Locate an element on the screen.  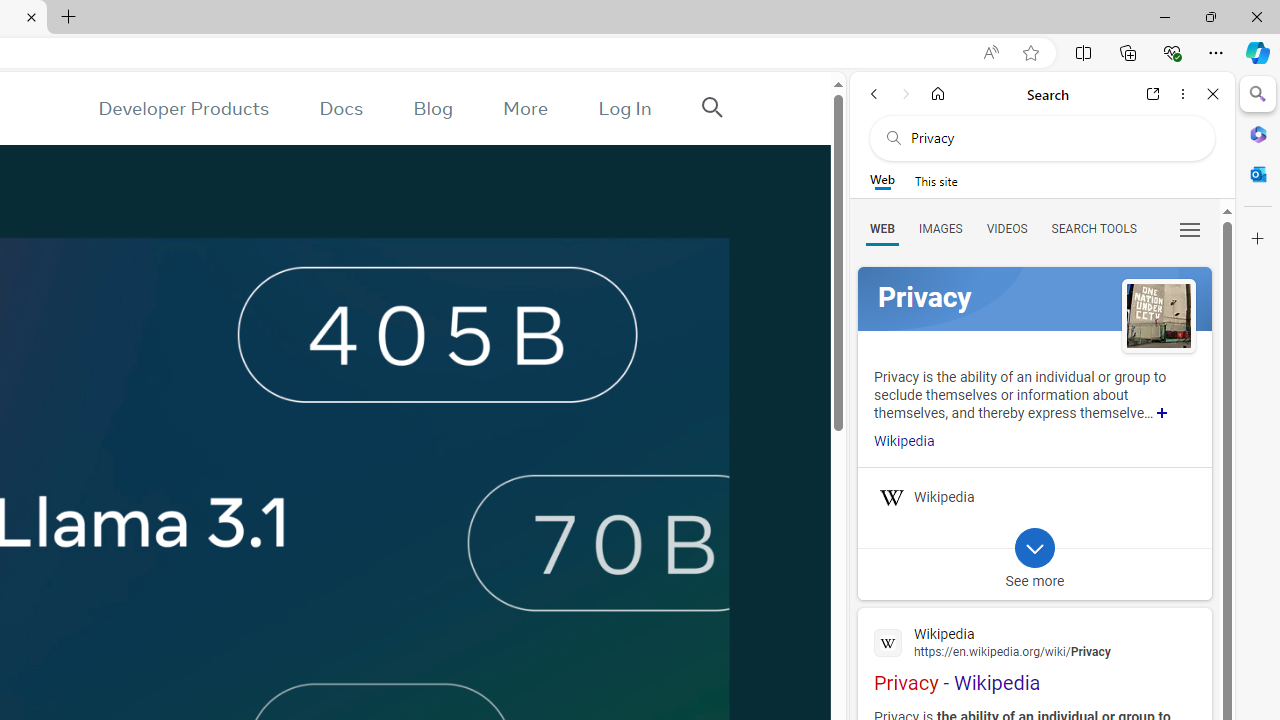
'Show more' is located at coordinates (1162, 412).